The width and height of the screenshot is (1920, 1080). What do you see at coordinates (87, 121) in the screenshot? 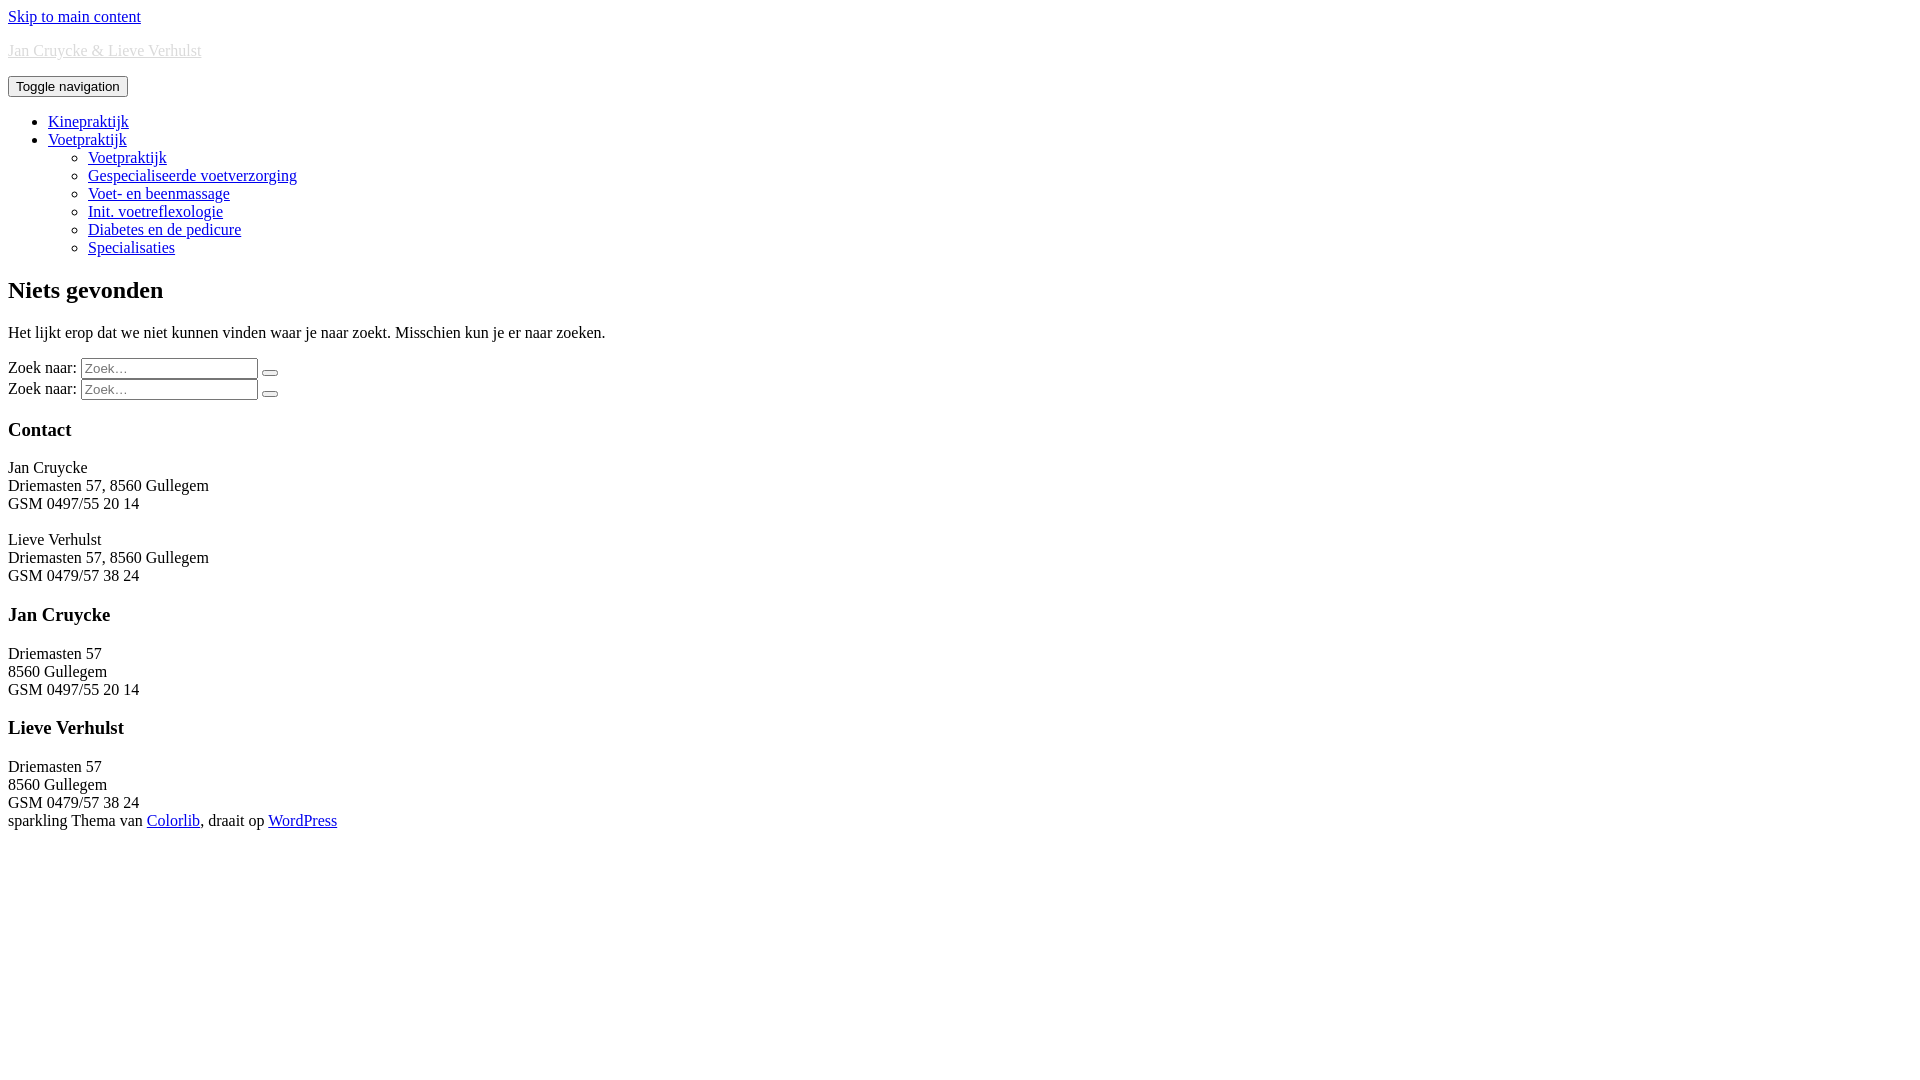
I see `'Kinepraktijk'` at bounding box center [87, 121].